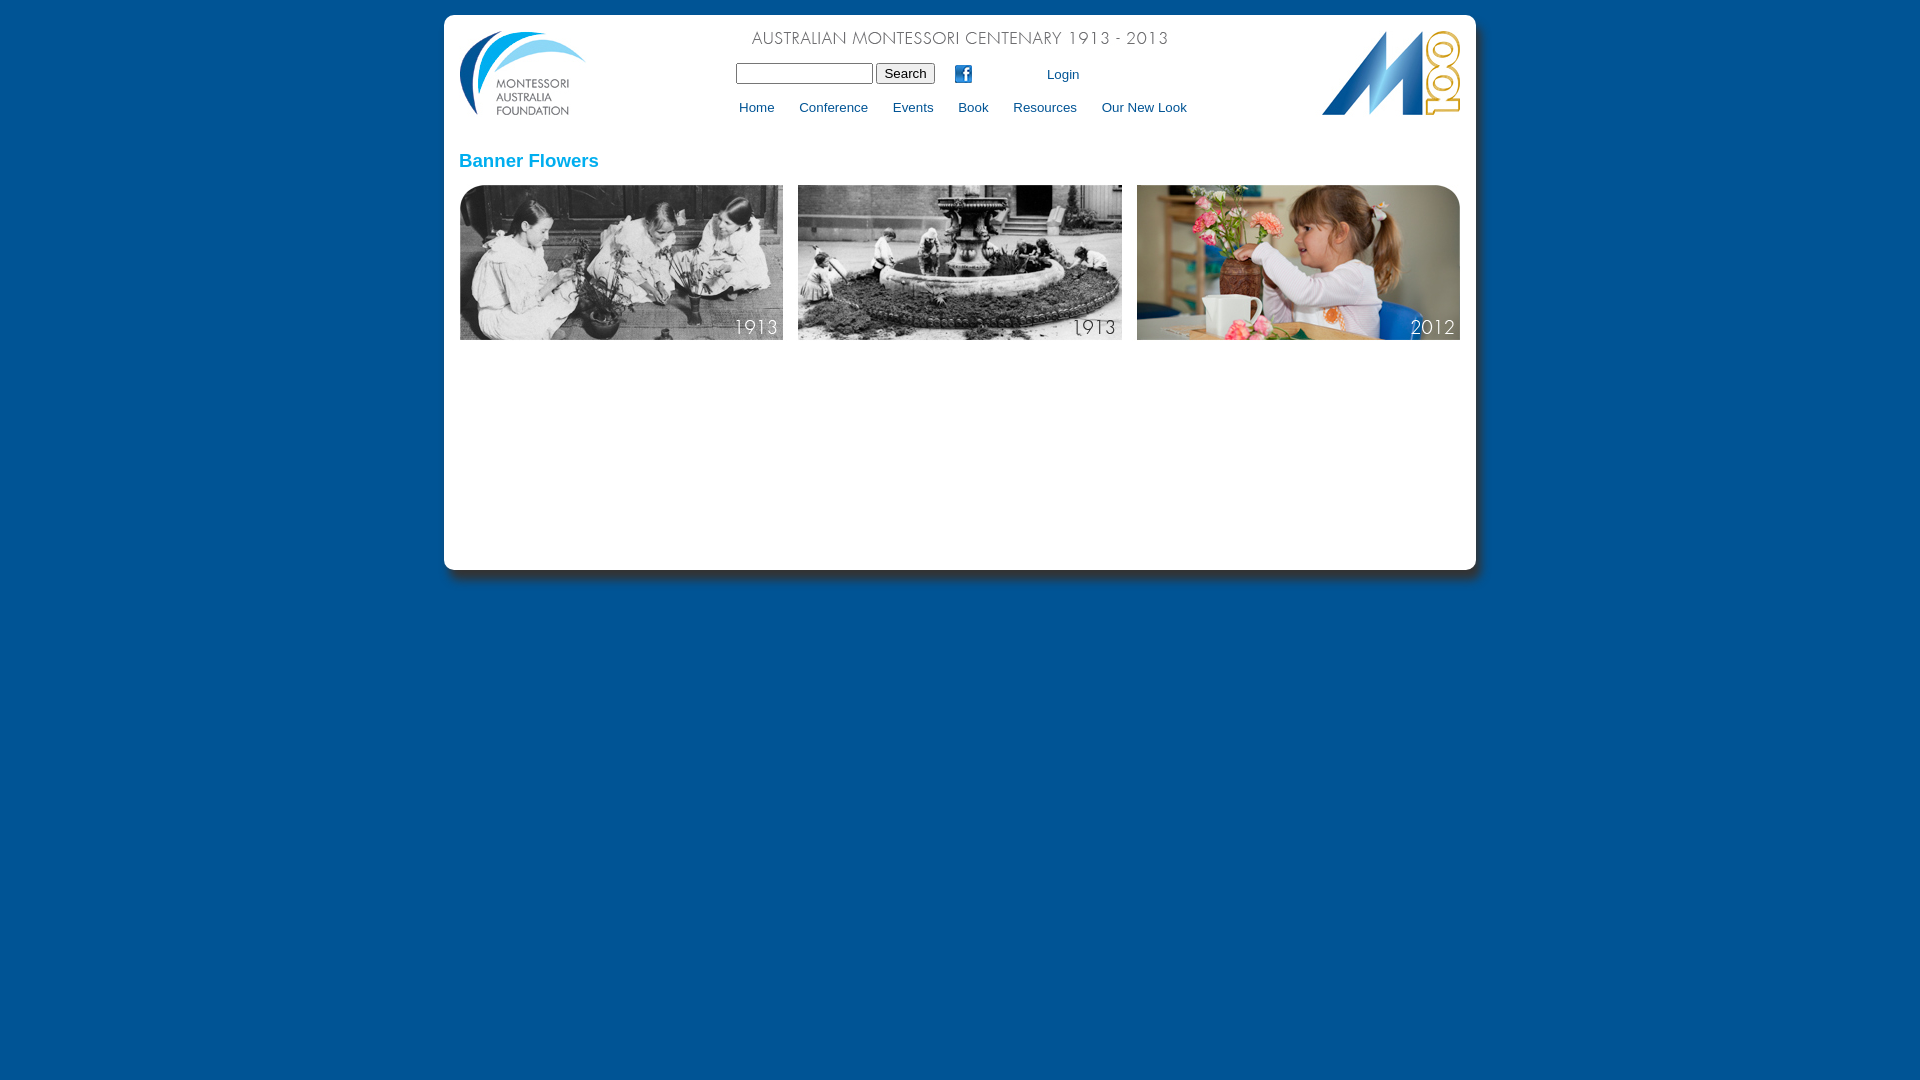 The image size is (1920, 1080). What do you see at coordinates (1062, 73) in the screenshot?
I see `'Login'` at bounding box center [1062, 73].